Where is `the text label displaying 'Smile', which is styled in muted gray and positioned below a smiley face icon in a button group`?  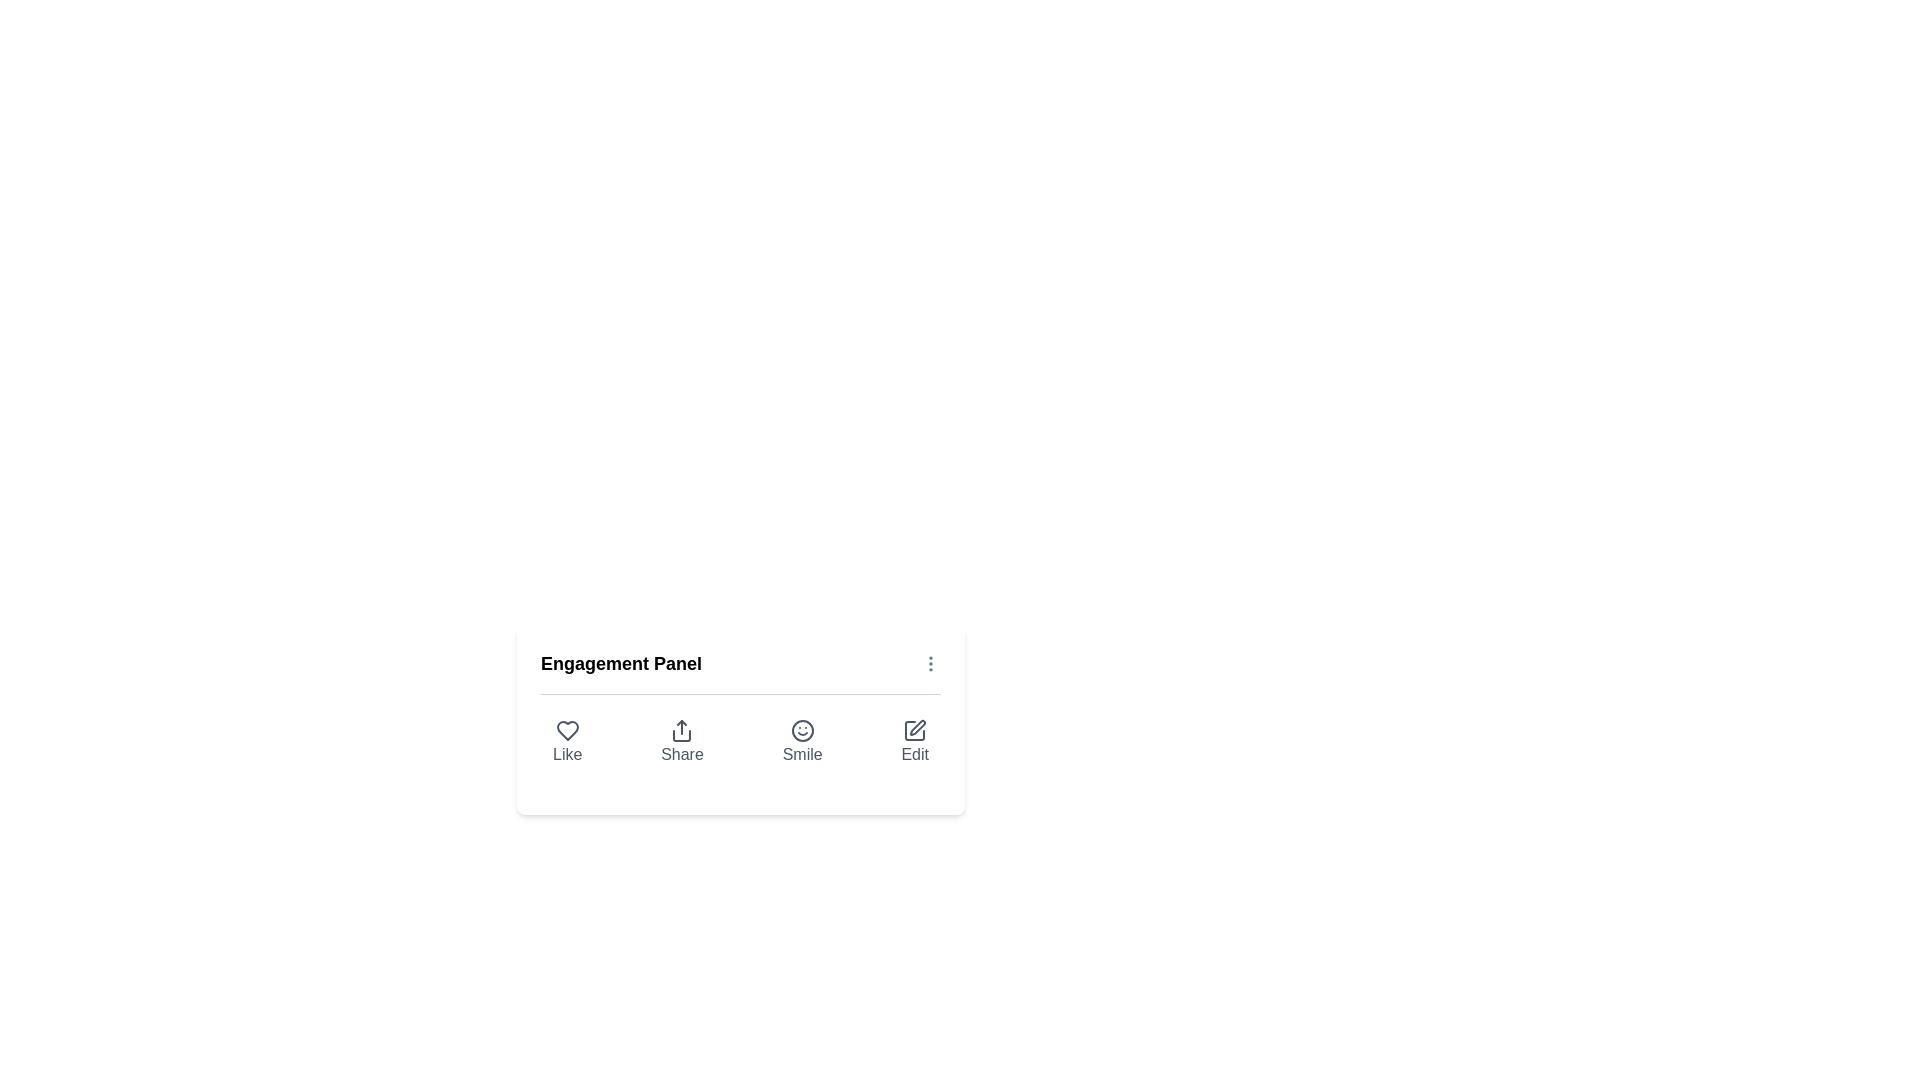 the text label displaying 'Smile', which is styled in muted gray and positioned below a smiley face icon in a button group is located at coordinates (802, 755).